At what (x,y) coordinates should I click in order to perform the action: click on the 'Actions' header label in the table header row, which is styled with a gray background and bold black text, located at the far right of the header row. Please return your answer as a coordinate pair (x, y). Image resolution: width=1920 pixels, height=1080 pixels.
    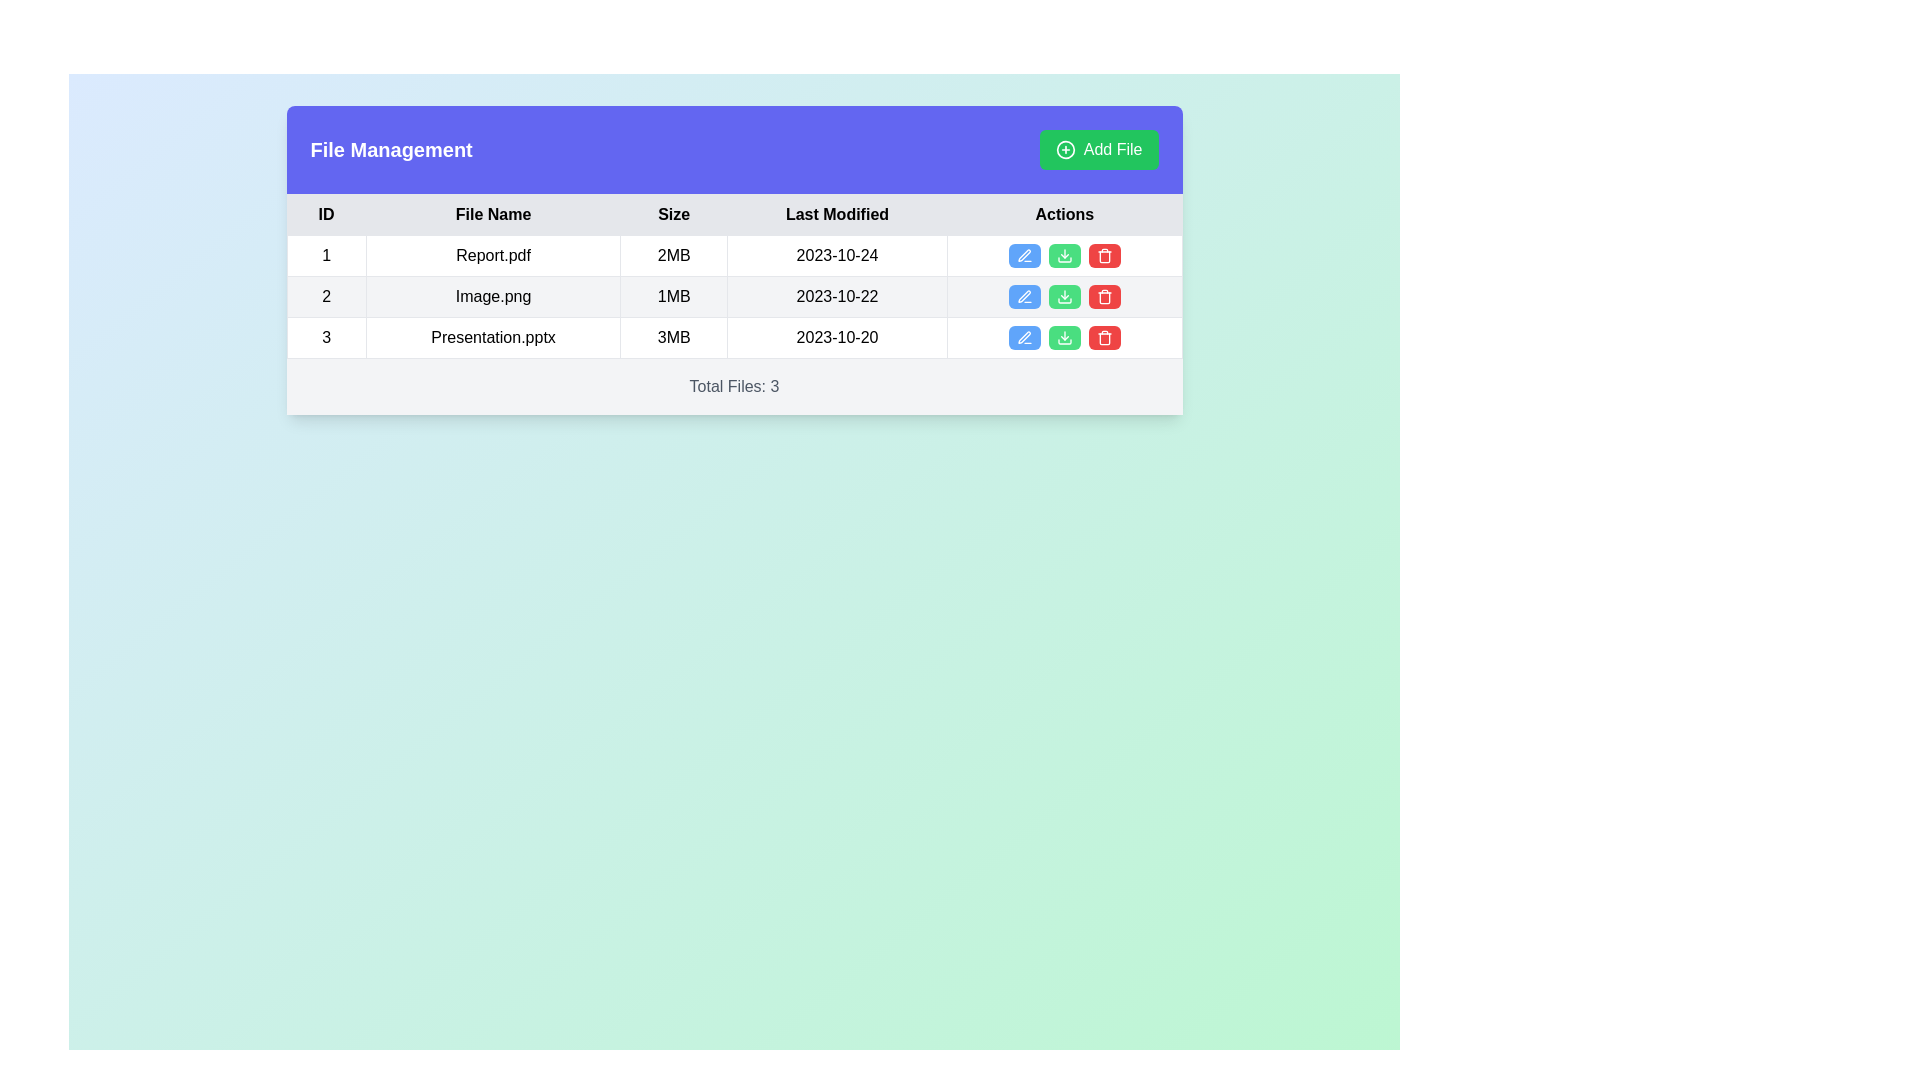
    Looking at the image, I should click on (1063, 215).